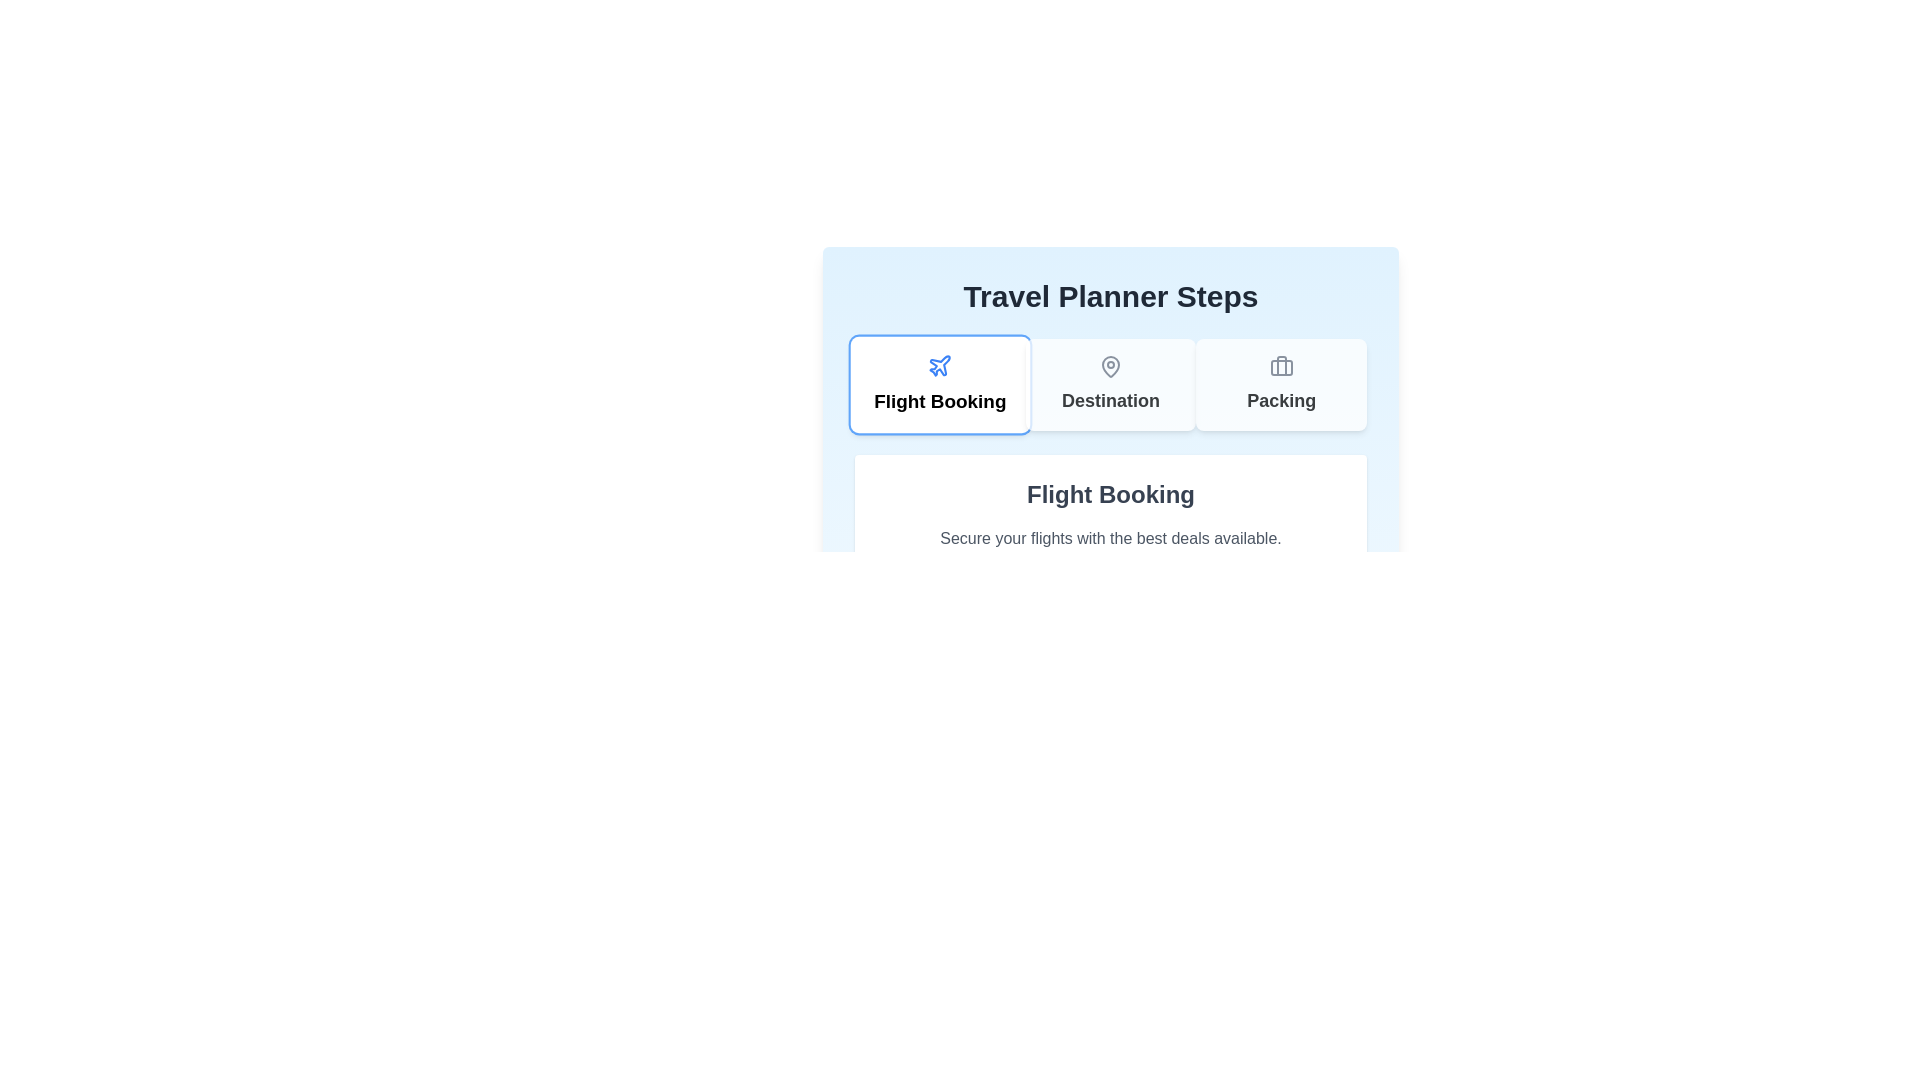 The image size is (1920, 1080). What do you see at coordinates (939, 401) in the screenshot?
I see `text label displaying 'Flight Booking', which is a bold, large font label located below an airplane icon within a blue outlined card` at bounding box center [939, 401].